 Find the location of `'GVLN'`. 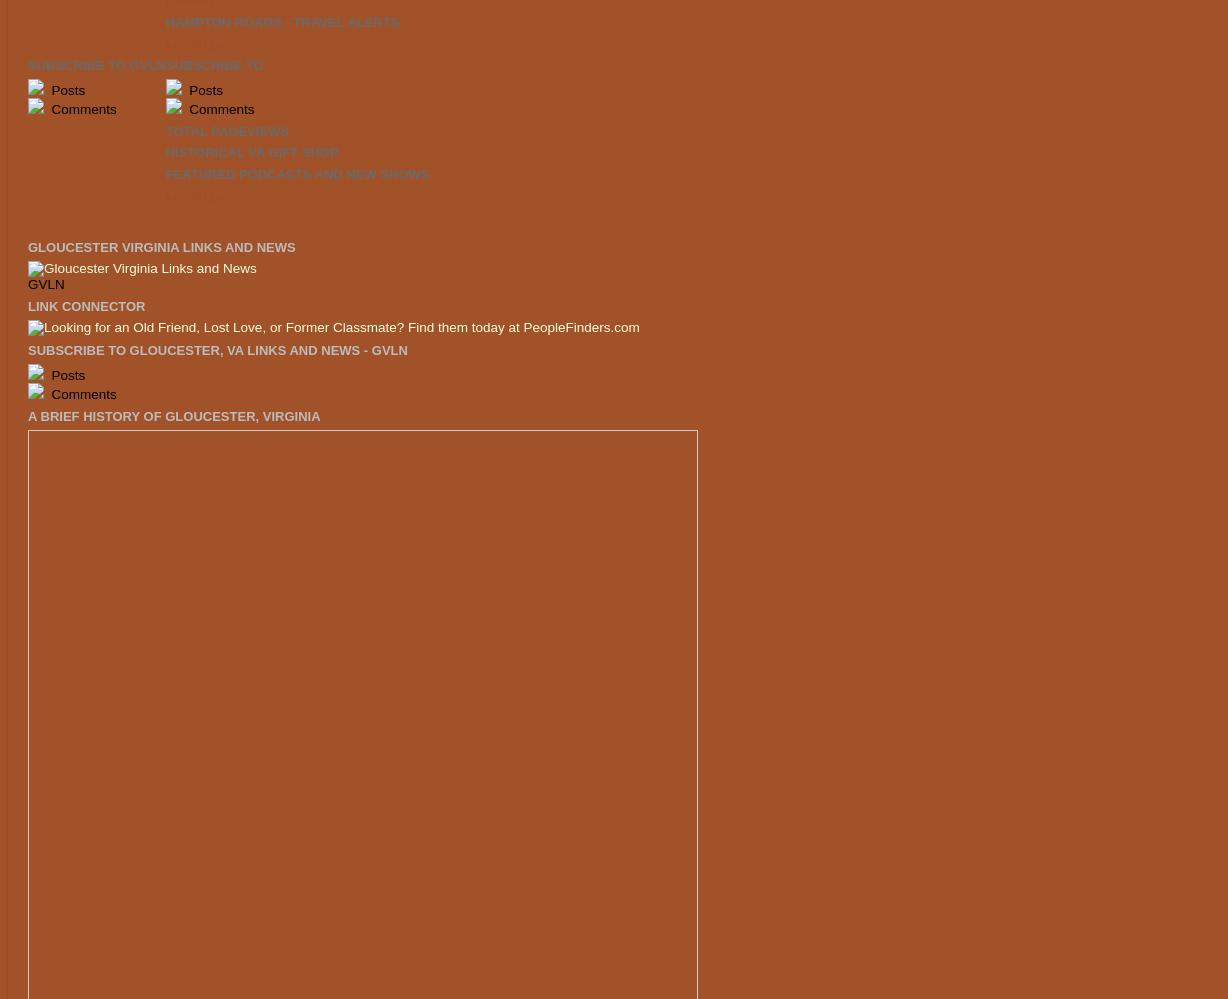

'GVLN' is located at coordinates (46, 283).